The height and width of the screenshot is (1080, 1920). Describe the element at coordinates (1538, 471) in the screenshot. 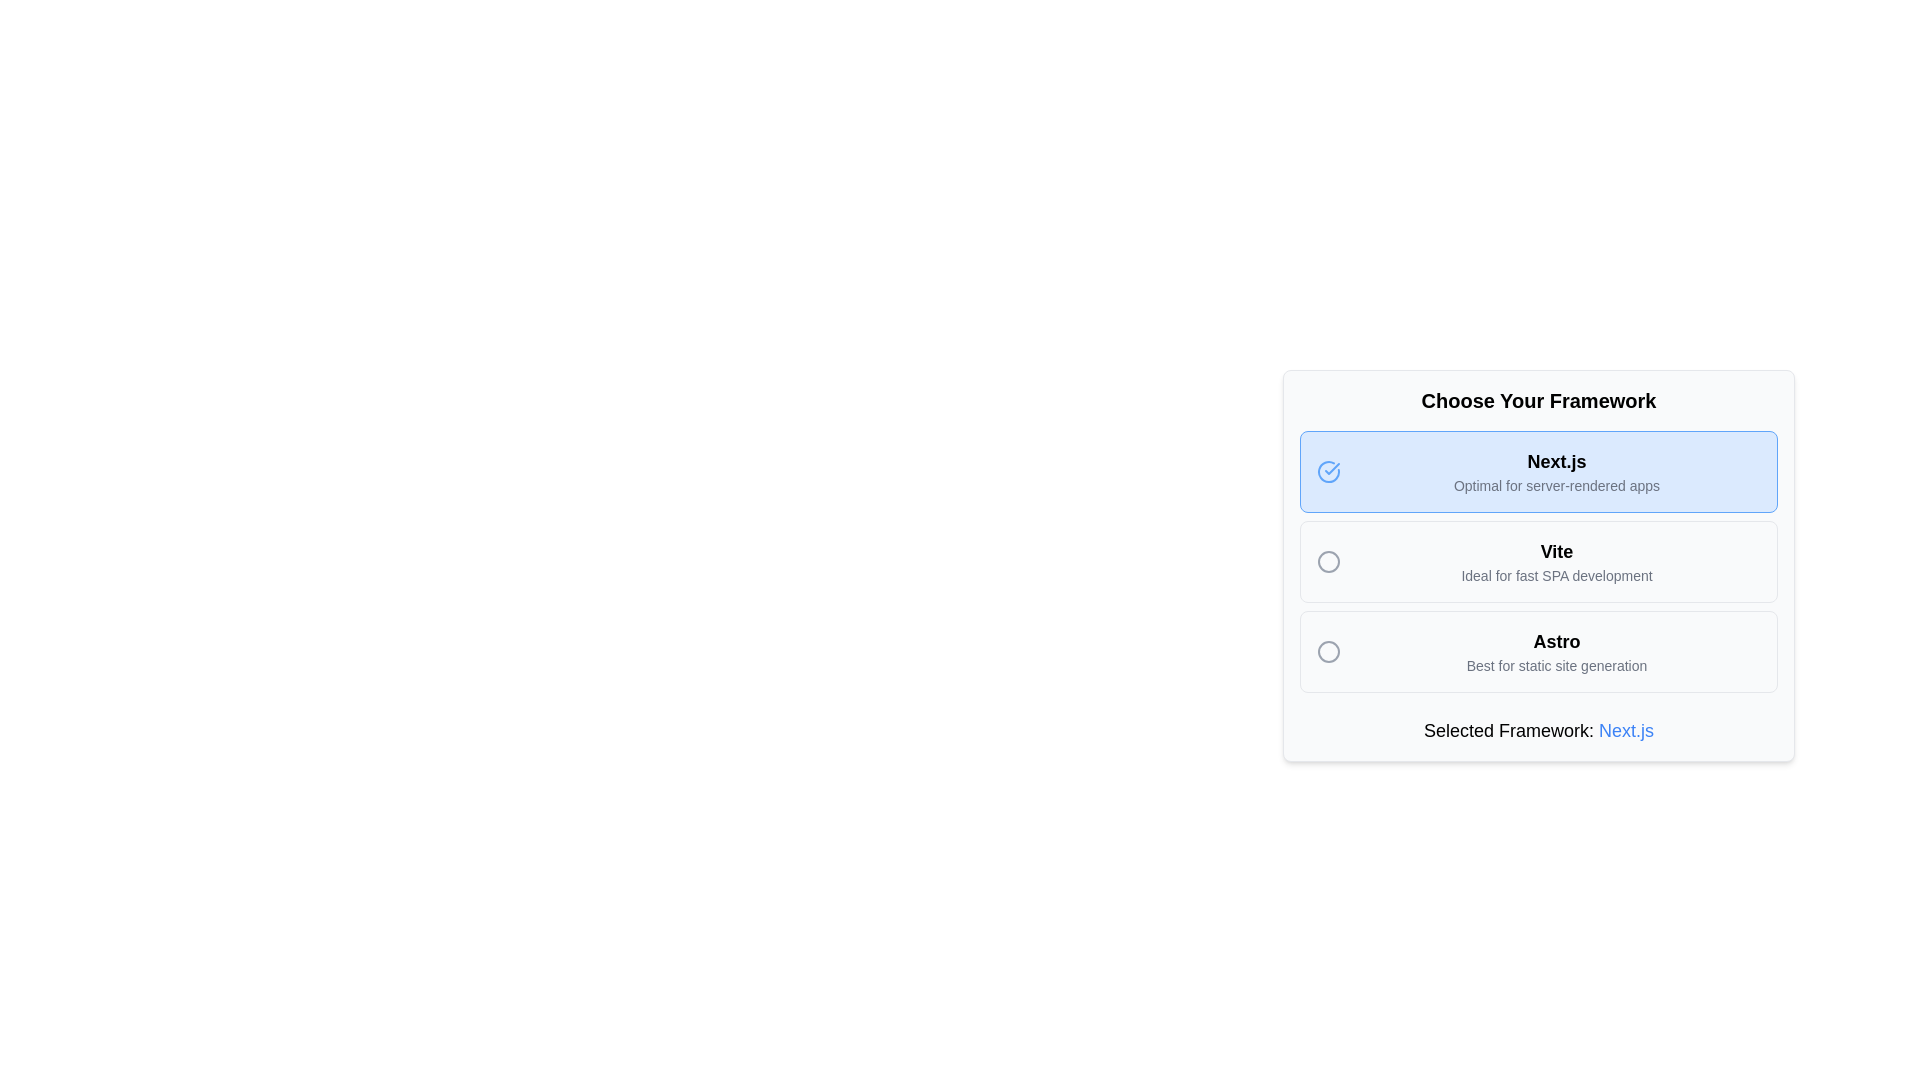

I see `the highlighted card labeled 'Next.js' with a checkmark icon` at that location.